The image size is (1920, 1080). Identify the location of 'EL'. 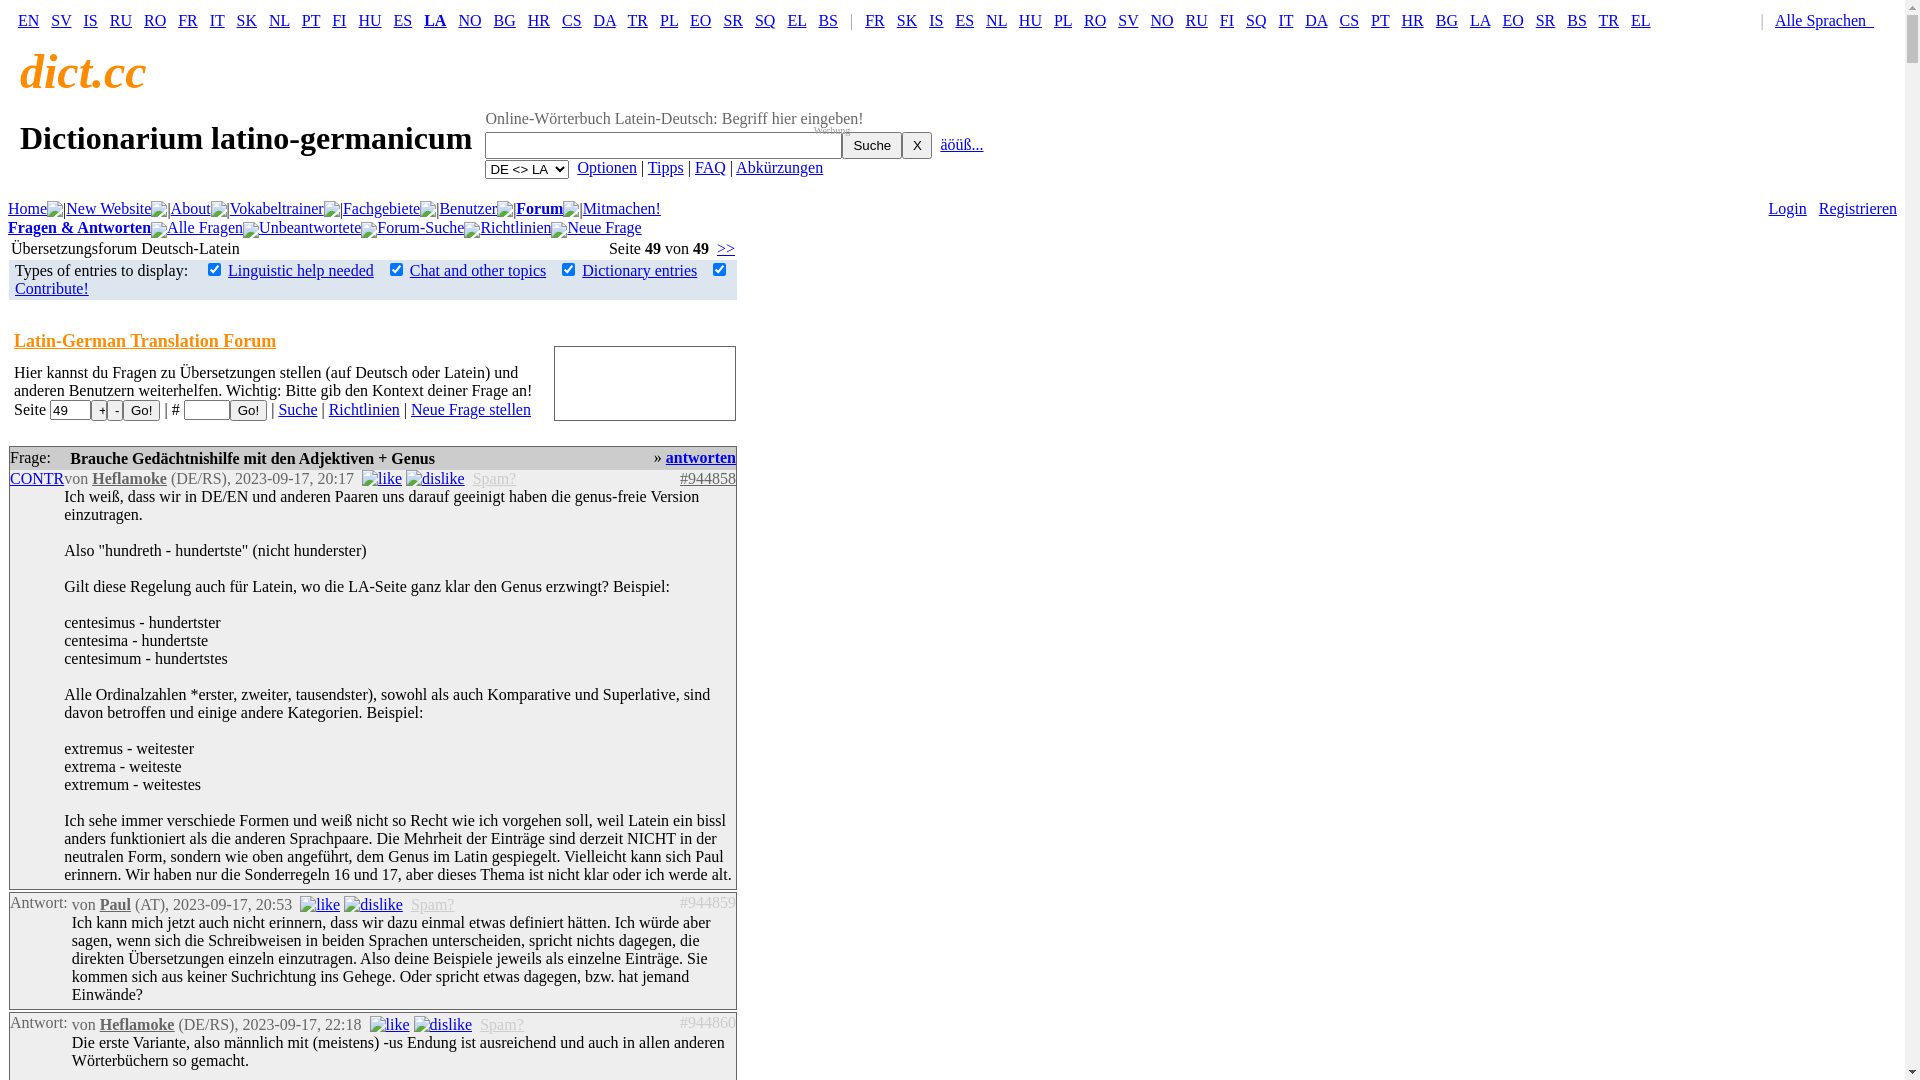
(795, 20).